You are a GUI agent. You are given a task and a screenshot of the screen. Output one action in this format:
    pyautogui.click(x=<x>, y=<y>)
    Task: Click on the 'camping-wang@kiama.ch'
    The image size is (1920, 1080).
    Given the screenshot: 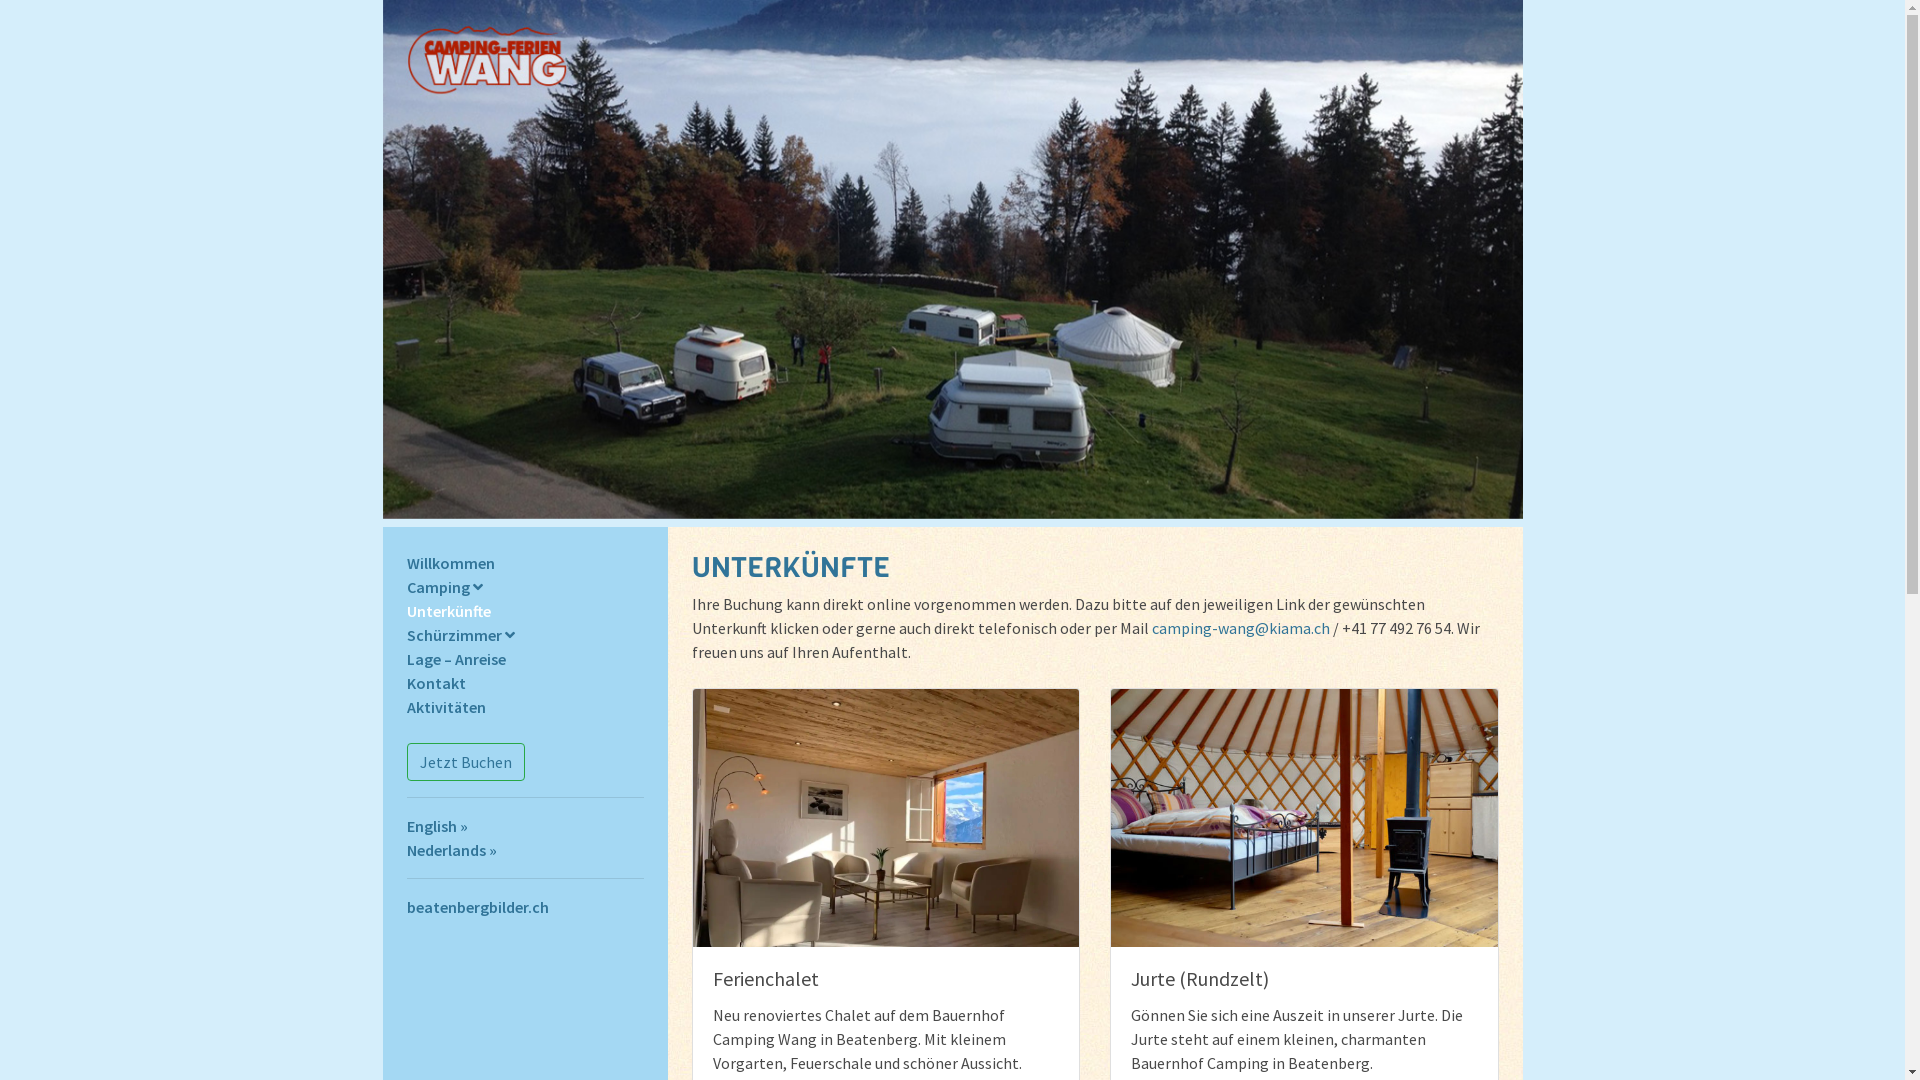 What is the action you would take?
    pyautogui.click(x=1240, y=627)
    